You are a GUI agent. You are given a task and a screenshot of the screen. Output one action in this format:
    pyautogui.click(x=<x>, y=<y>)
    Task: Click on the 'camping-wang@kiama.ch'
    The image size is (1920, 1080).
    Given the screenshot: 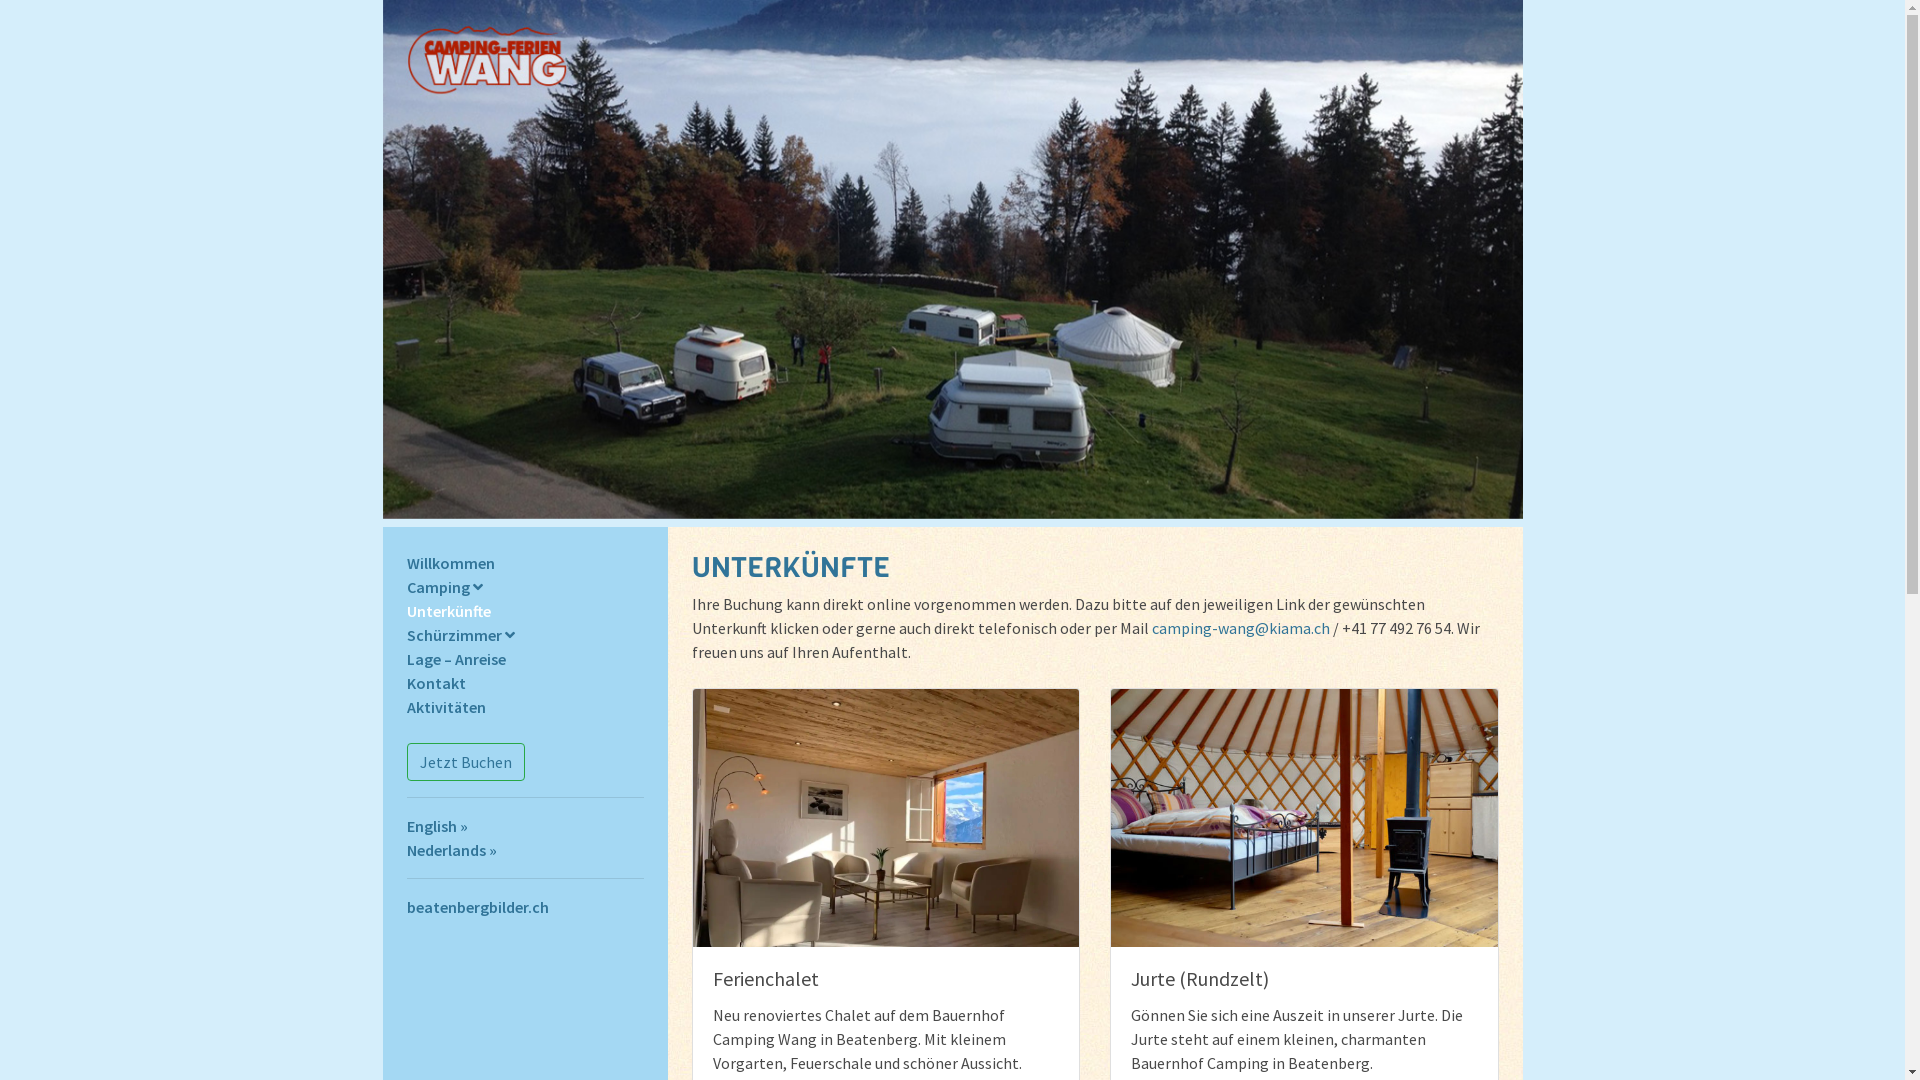 What is the action you would take?
    pyautogui.click(x=1240, y=627)
    